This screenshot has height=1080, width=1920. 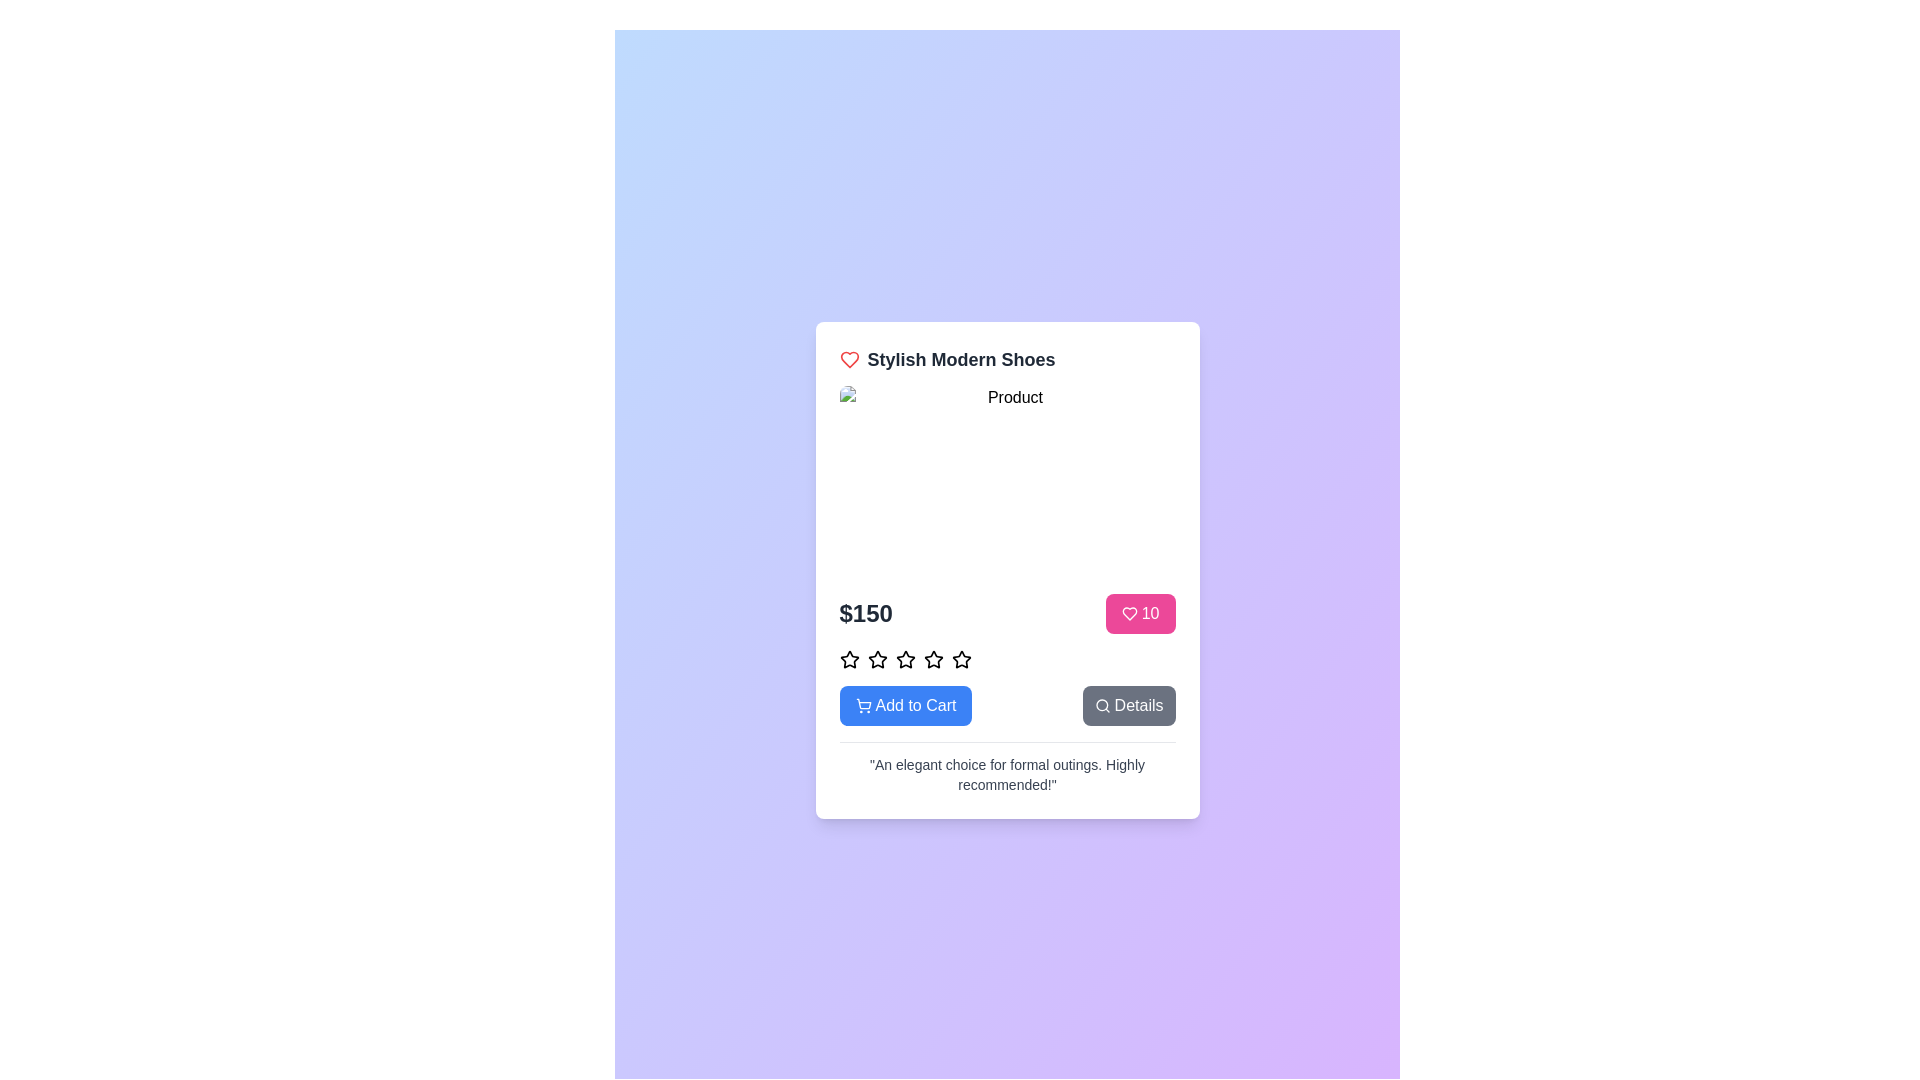 What do you see at coordinates (1100, 703) in the screenshot?
I see `the circular area of the SVG Circle Element, which is part of the magnifying glass icon located in the top-right corner of the search icon` at bounding box center [1100, 703].